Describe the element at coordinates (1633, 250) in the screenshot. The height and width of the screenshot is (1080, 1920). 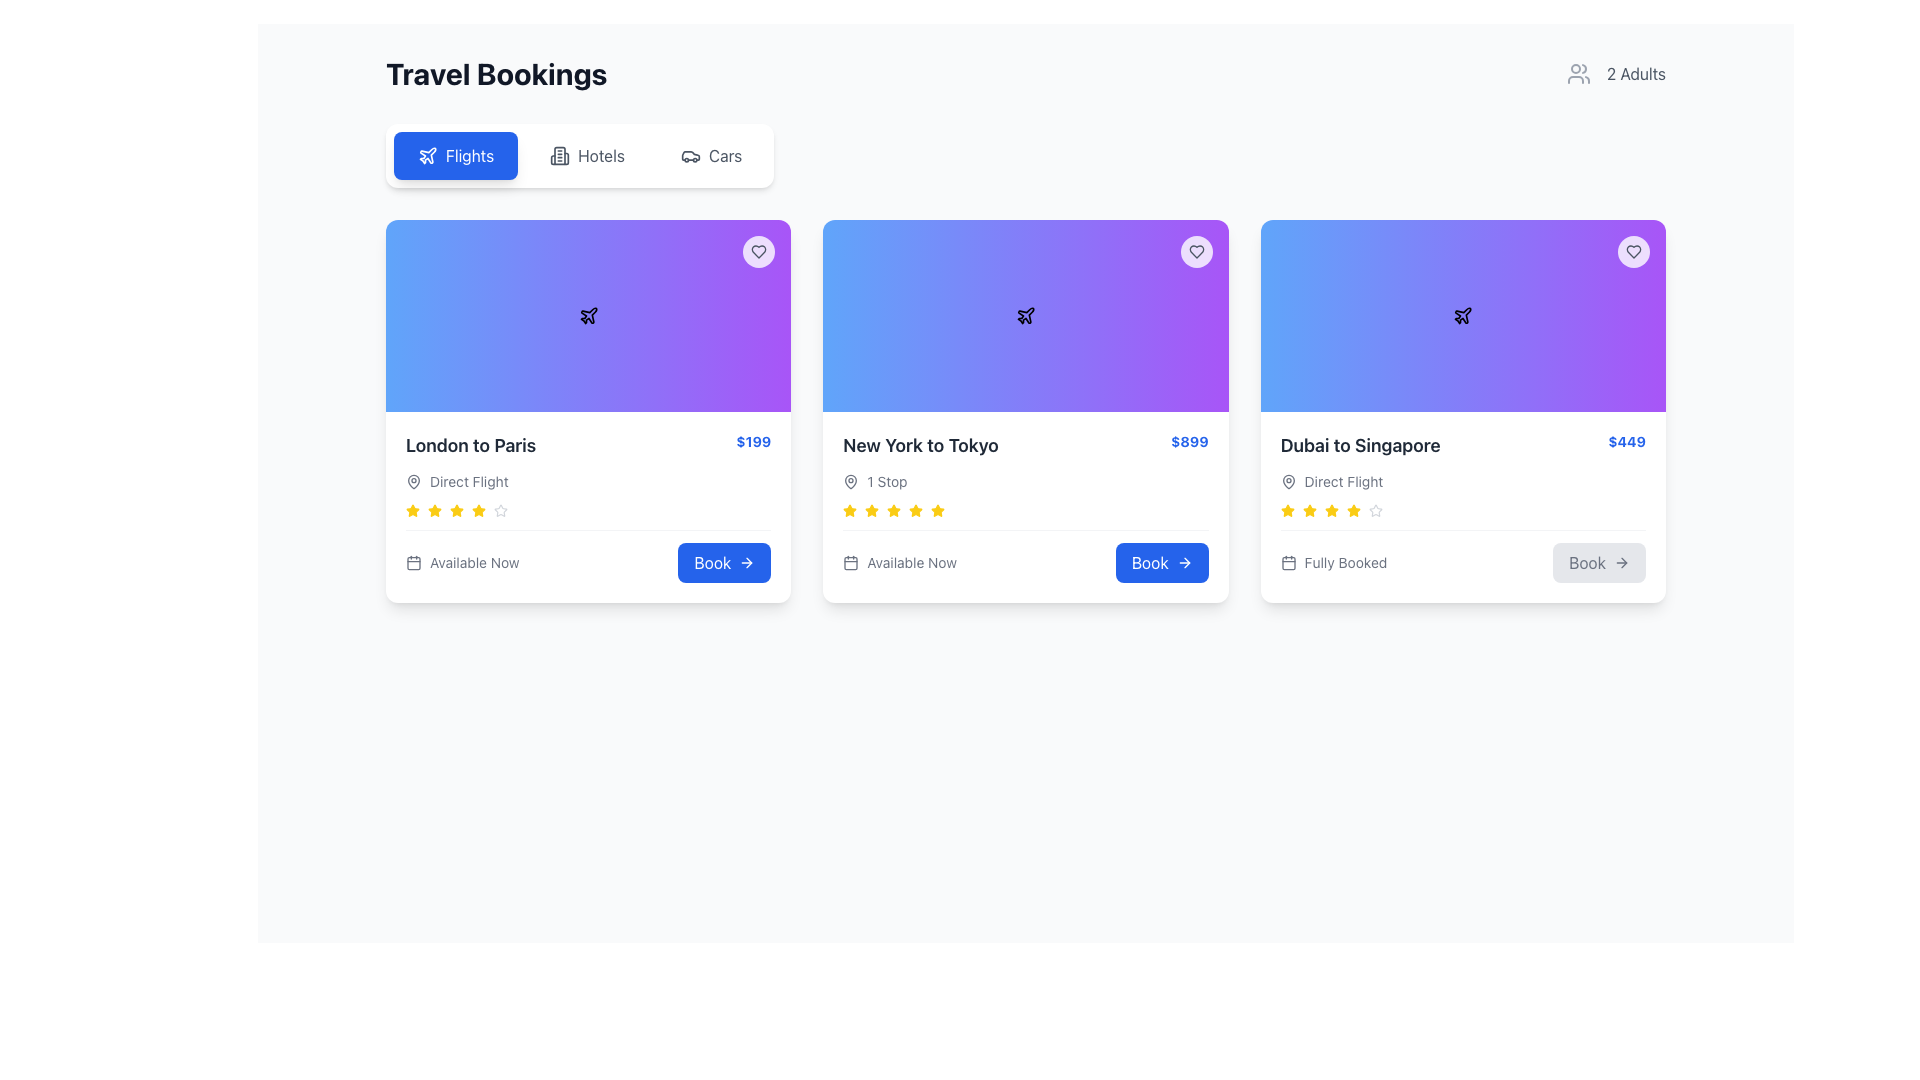
I see `the heart-shaped icon at the top-right corner of the card displaying information about 'Dubai to Singapore'` at that location.